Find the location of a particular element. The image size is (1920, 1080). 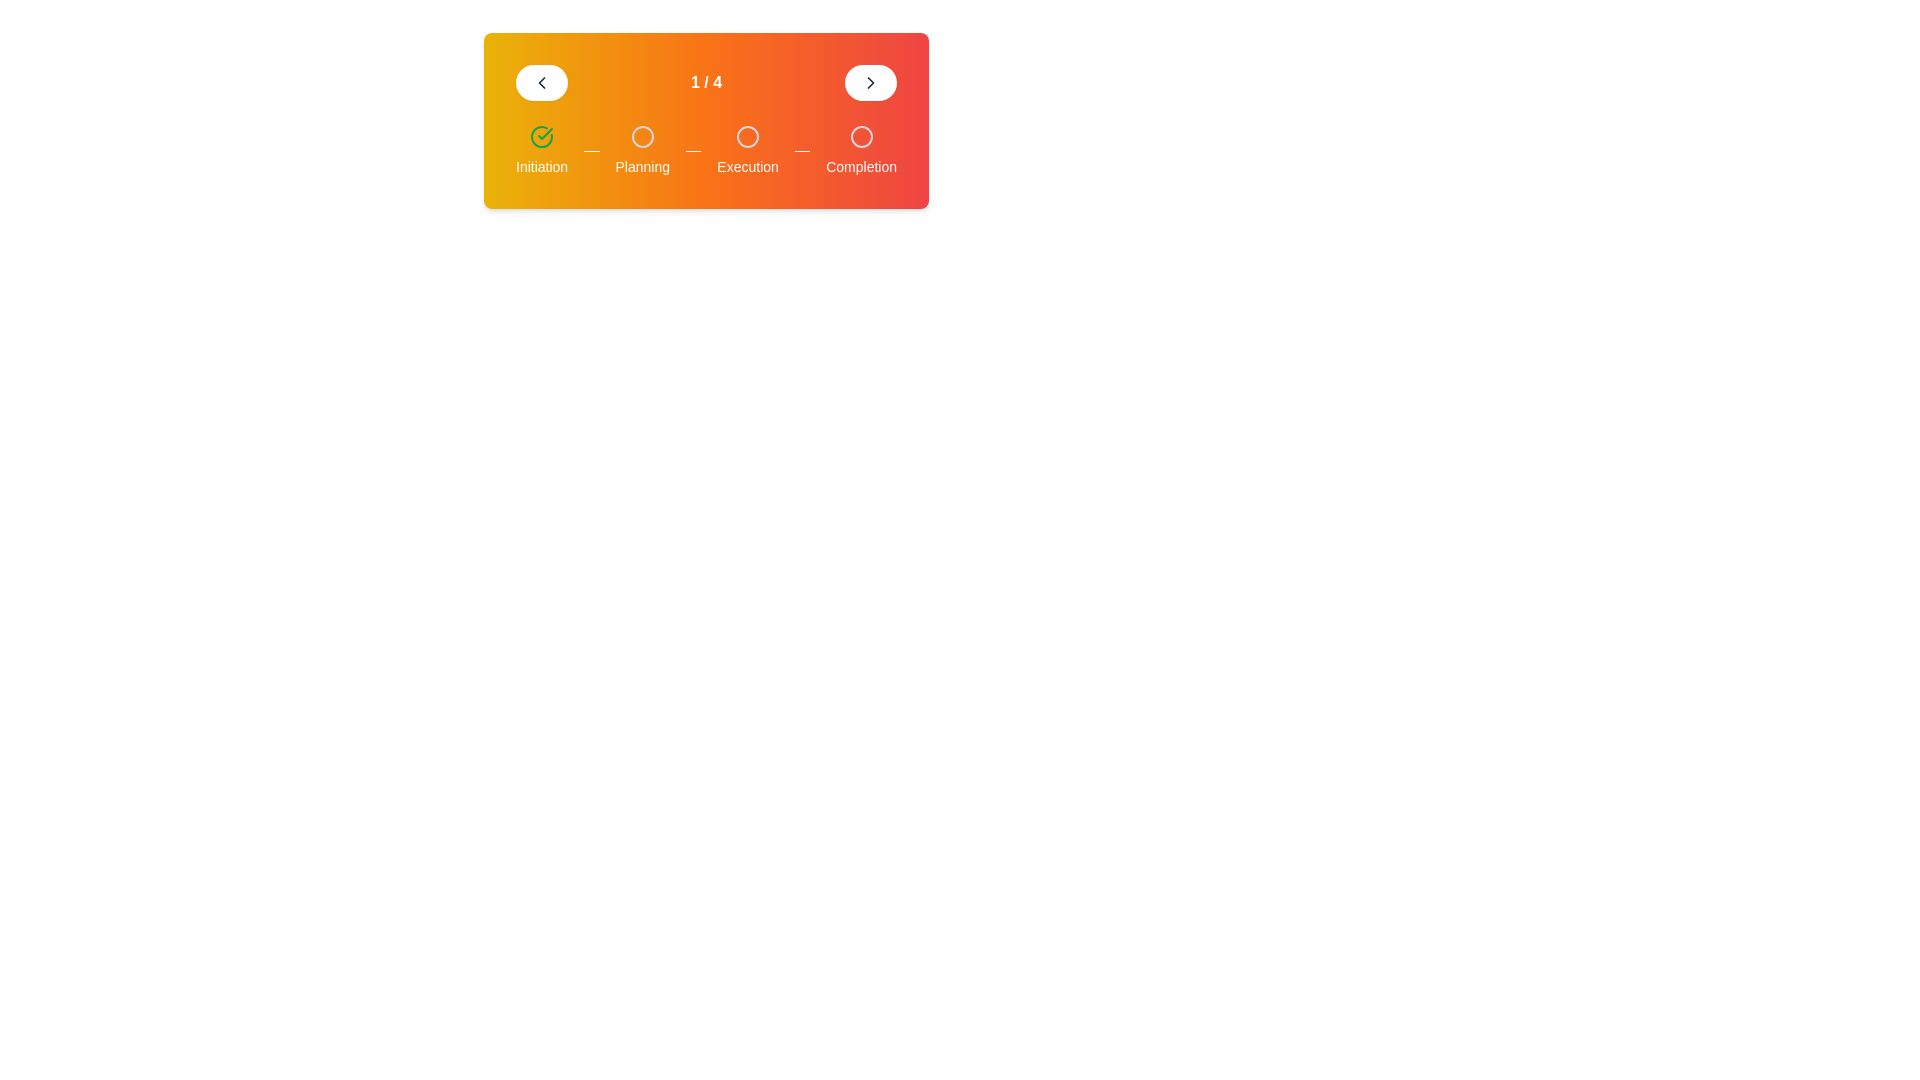

the text label displaying the word 'Execution', which is part of a progression tracker and located beneath its corresponding circular icon is located at coordinates (747, 165).